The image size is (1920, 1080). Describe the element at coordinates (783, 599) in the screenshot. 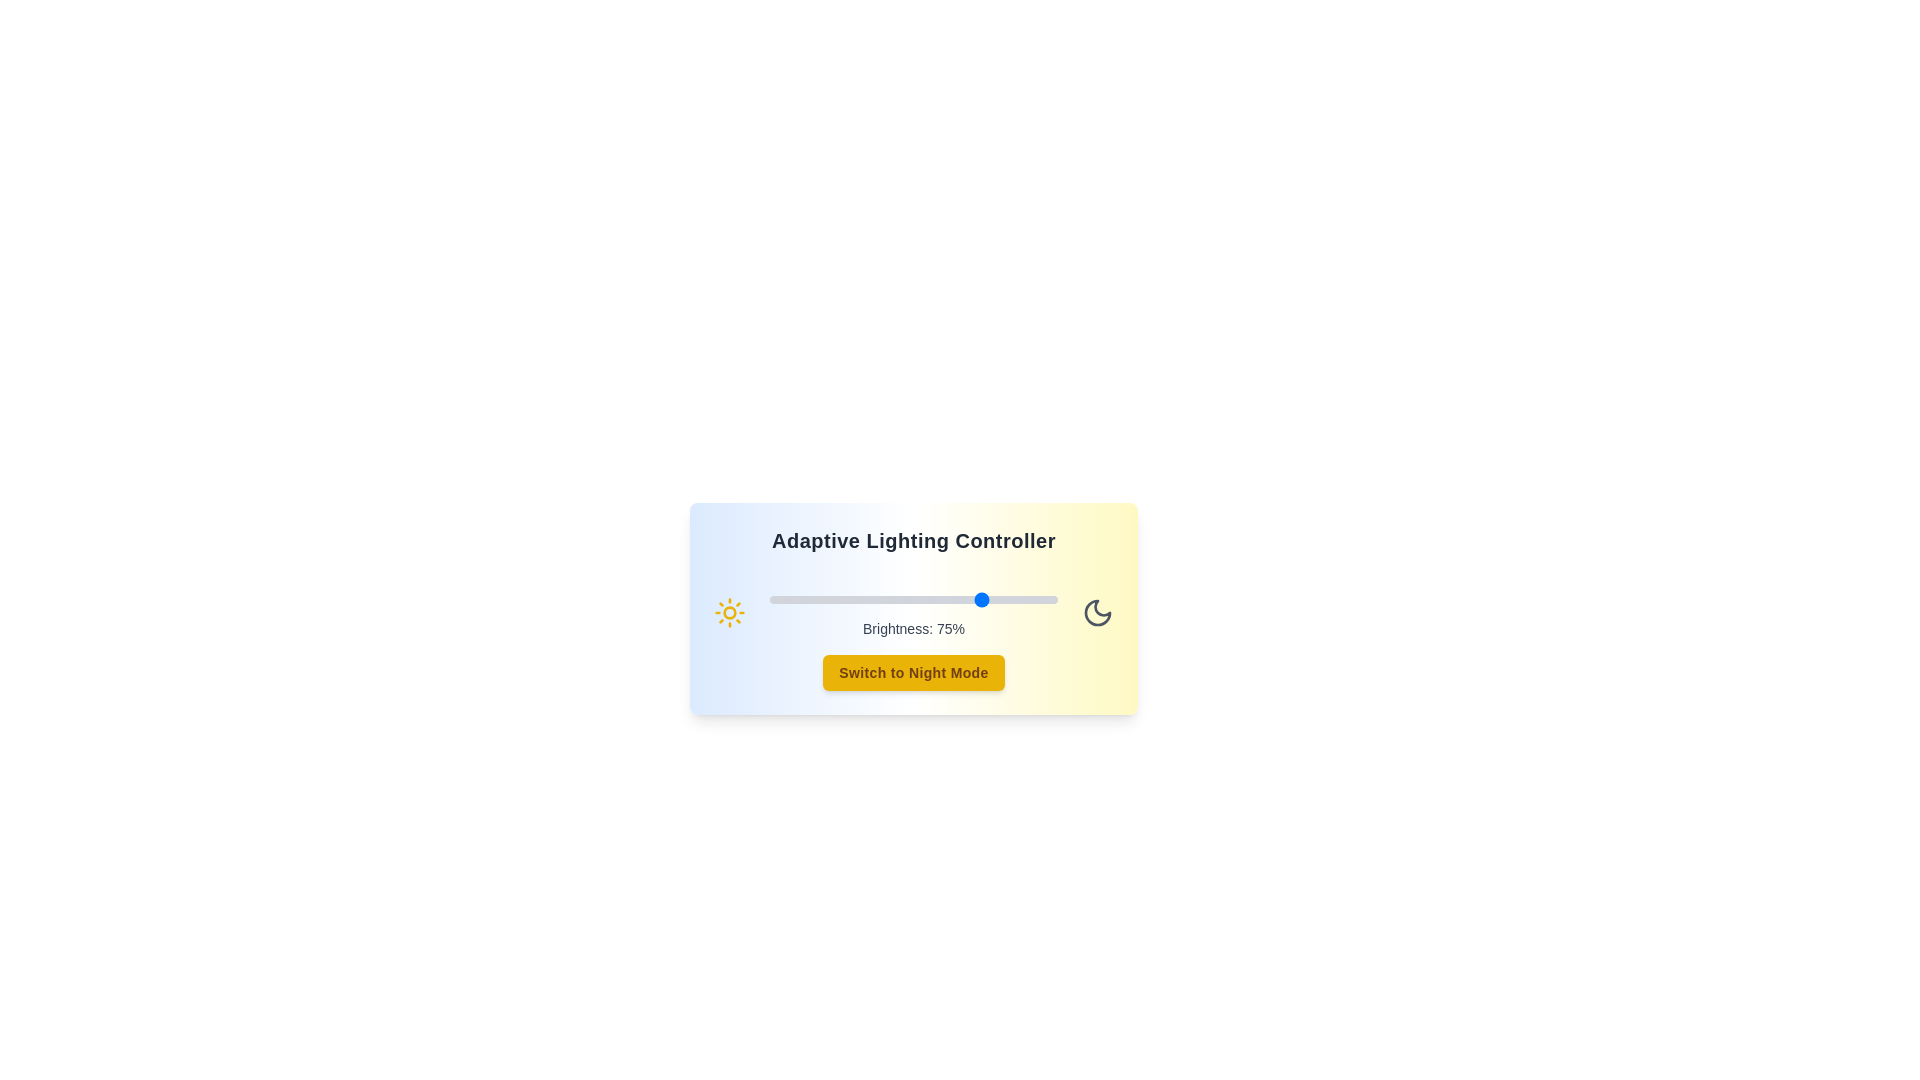

I see `brightness` at that location.